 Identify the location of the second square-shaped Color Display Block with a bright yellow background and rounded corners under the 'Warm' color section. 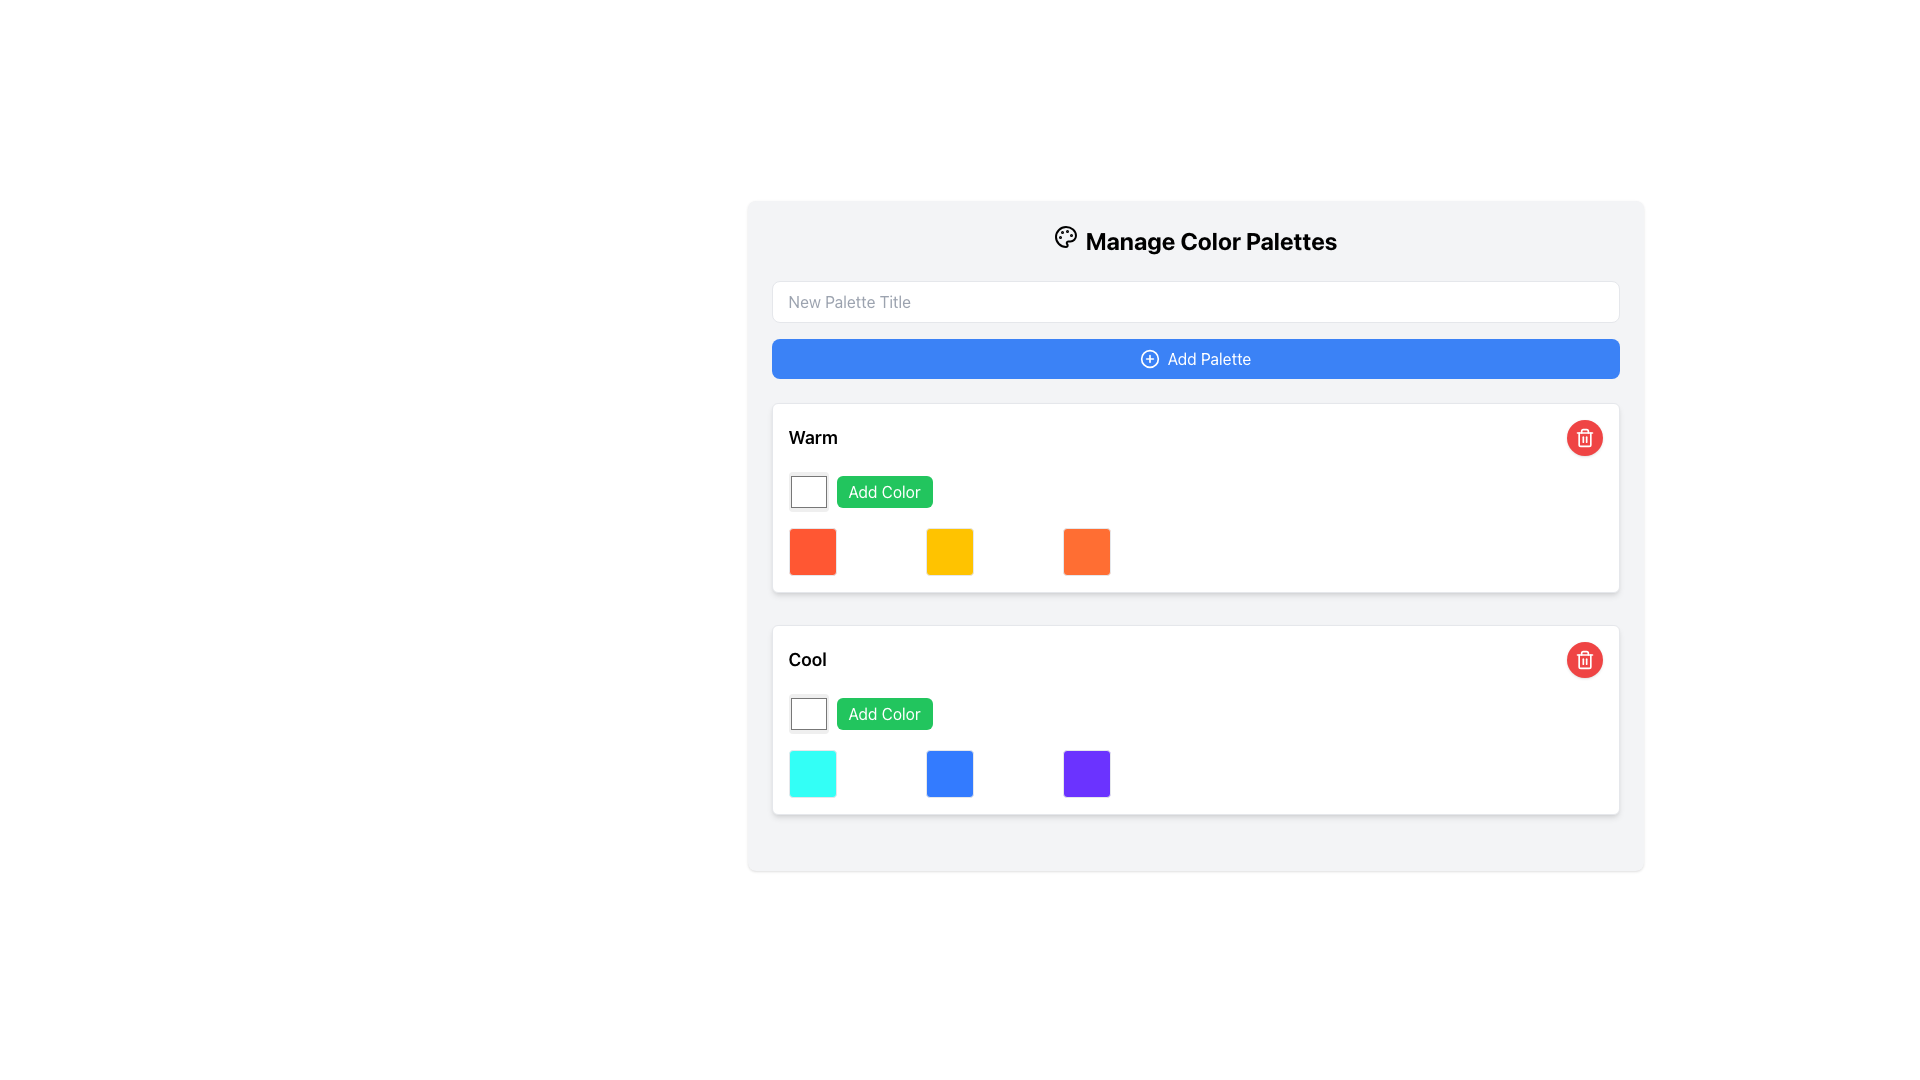
(948, 551).